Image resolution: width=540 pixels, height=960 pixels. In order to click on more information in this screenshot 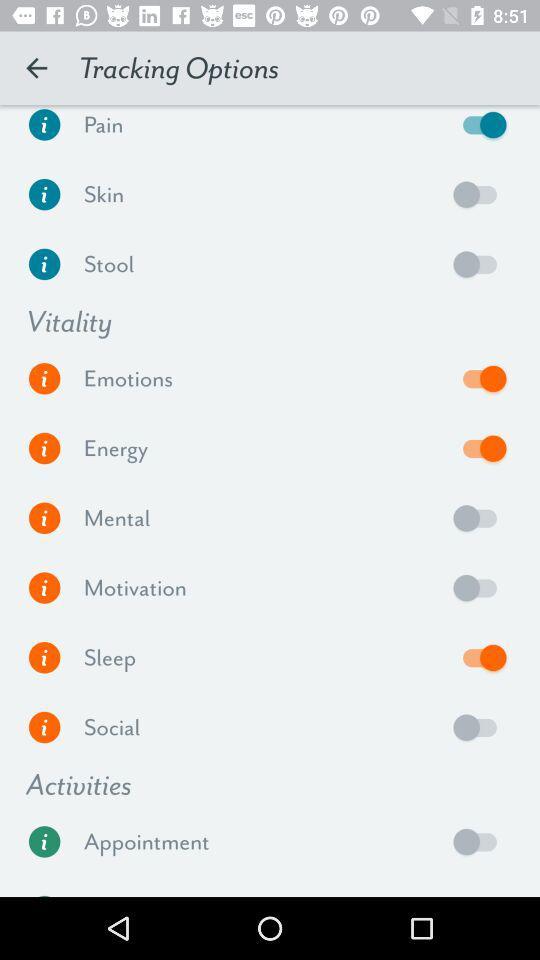, I will do `click(44, 726)`.